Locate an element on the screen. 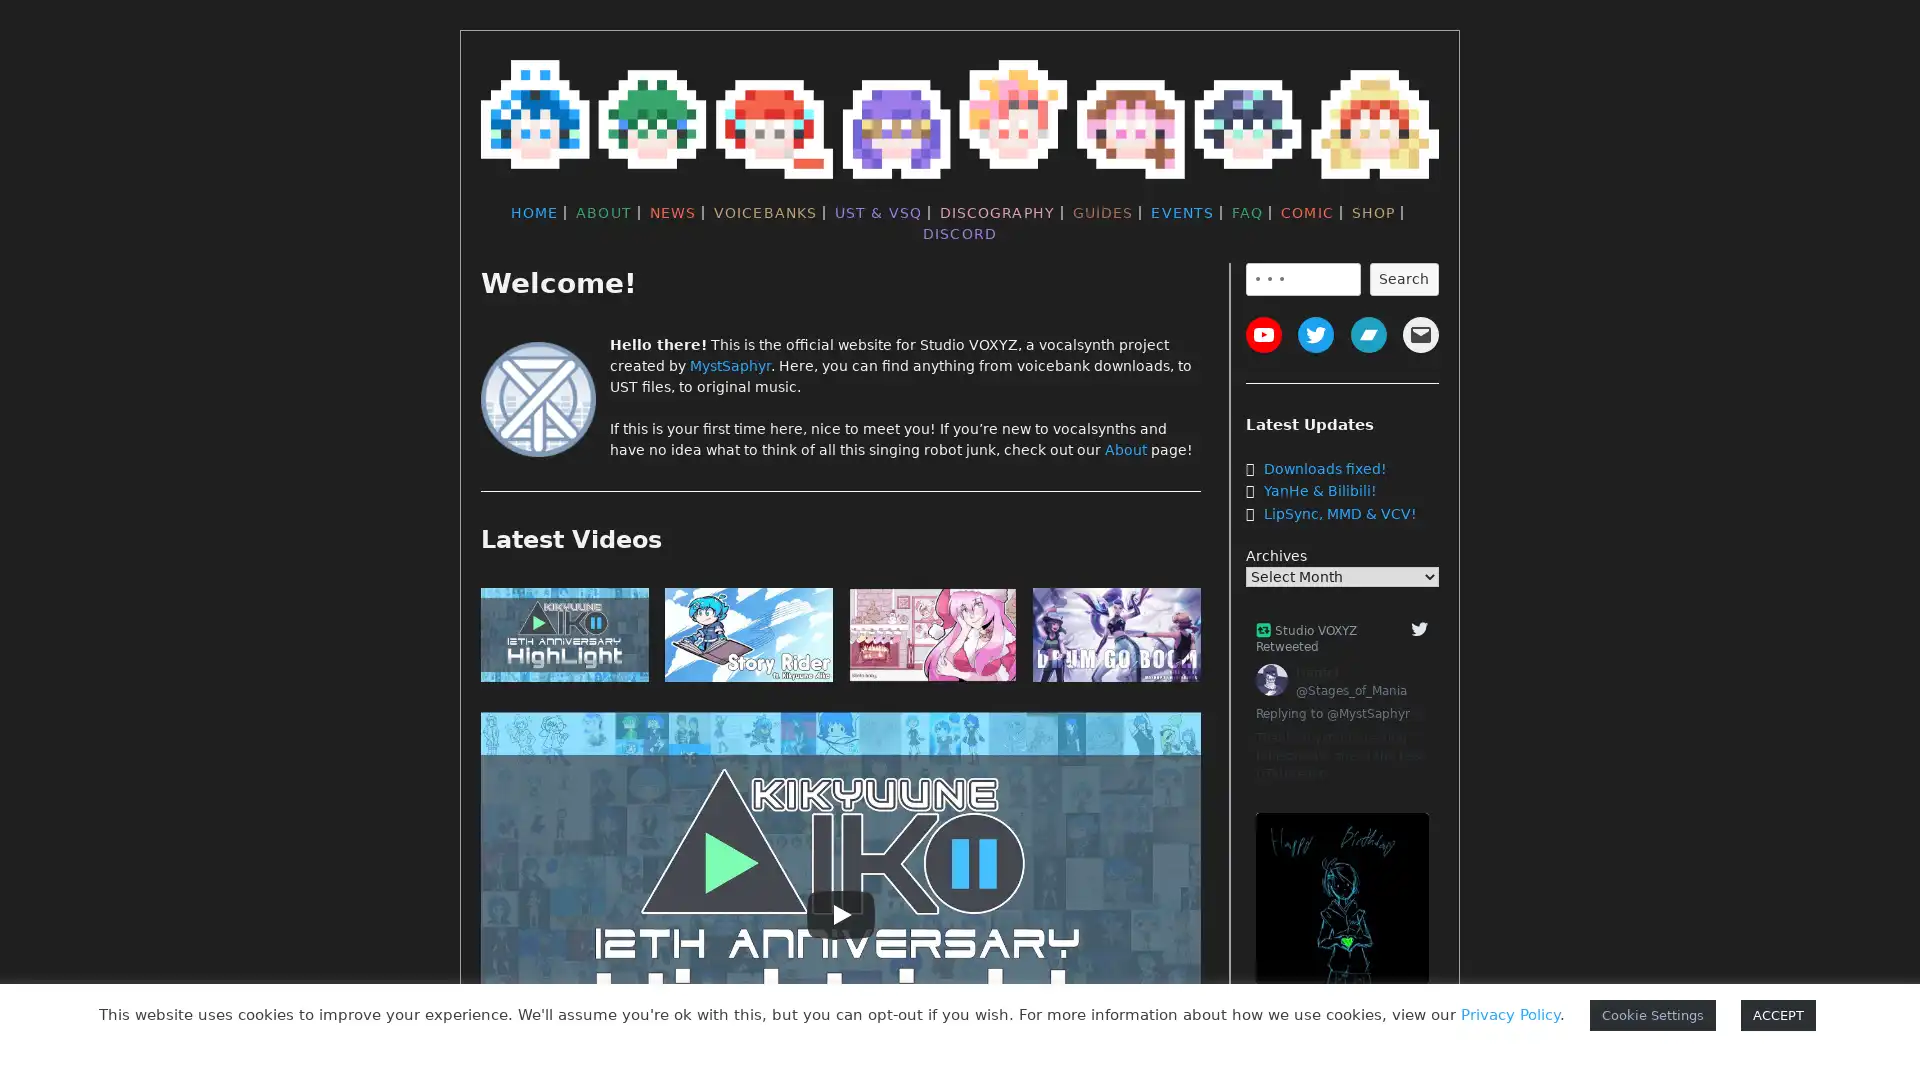  play is located at coordinates (564, 639).